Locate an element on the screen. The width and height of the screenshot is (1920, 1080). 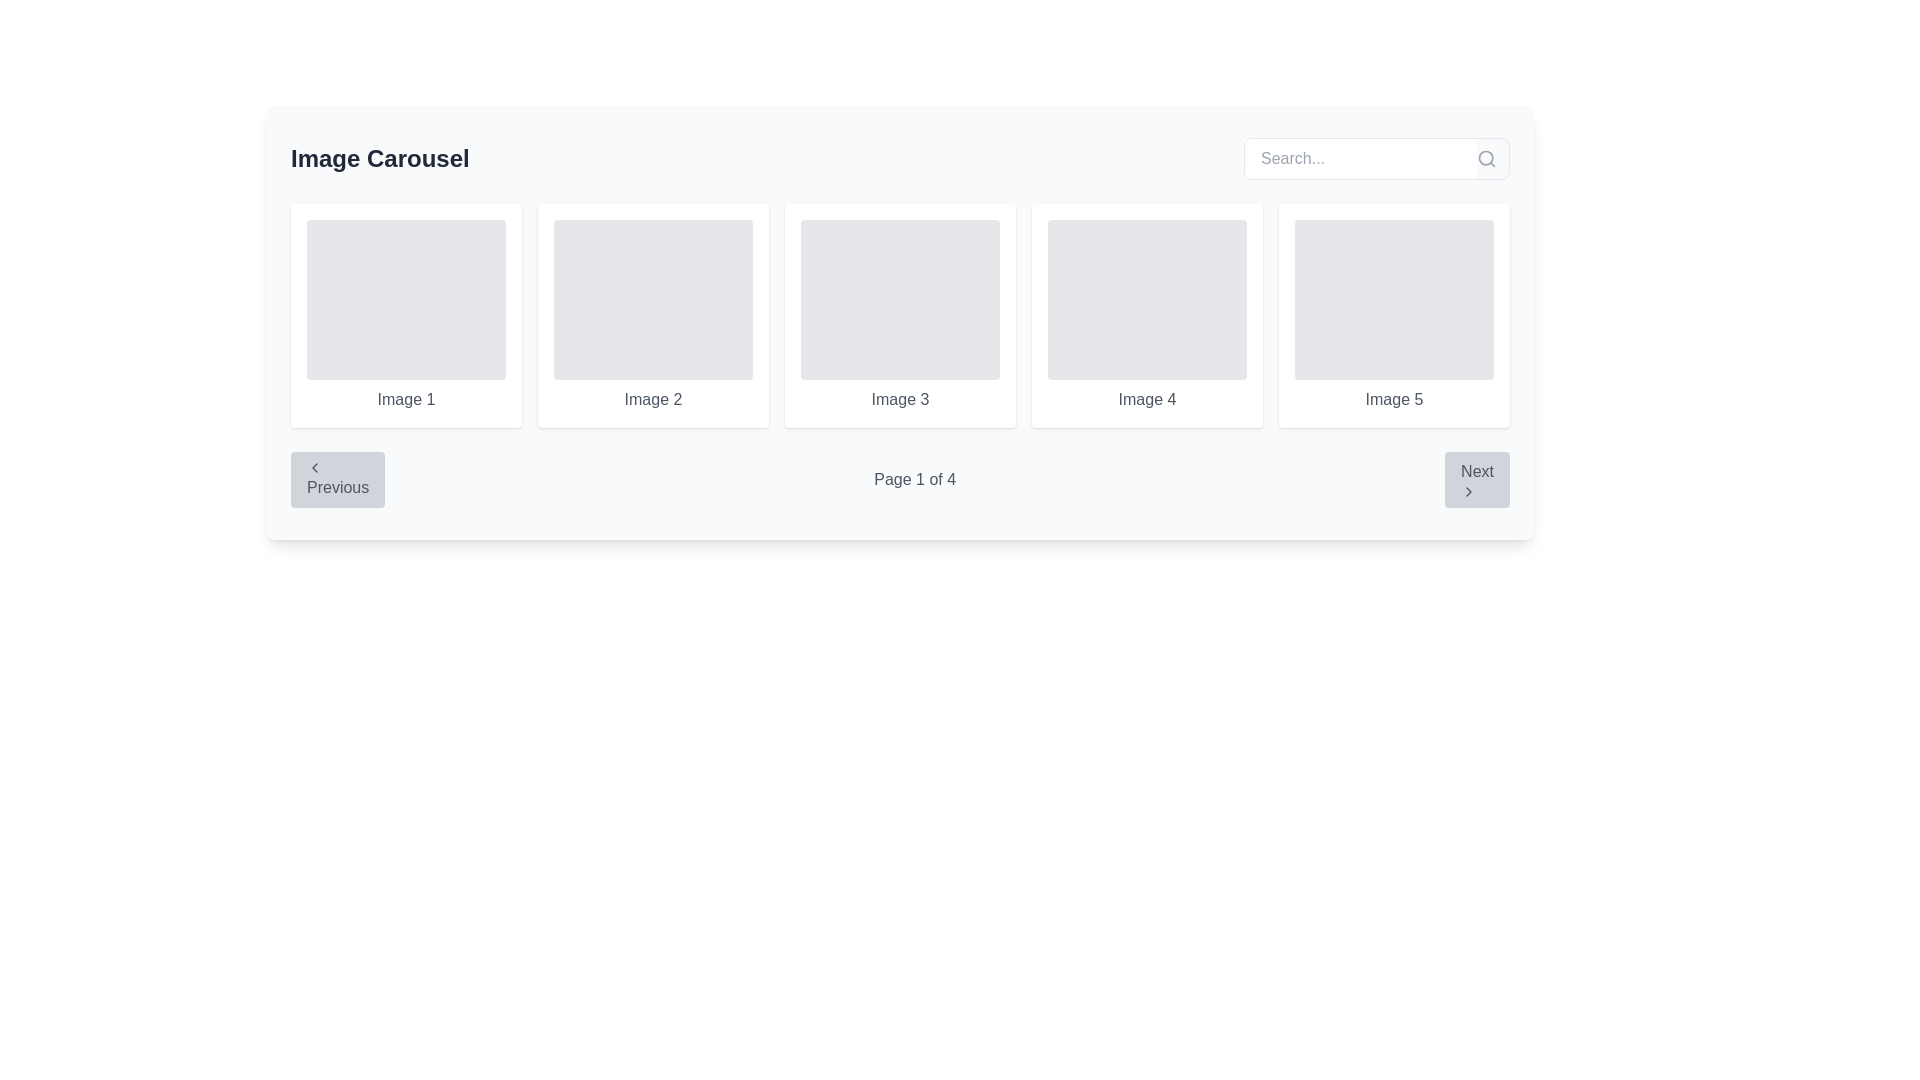
the second Card component in the horizontal grid is located at coordinates (653, 315).